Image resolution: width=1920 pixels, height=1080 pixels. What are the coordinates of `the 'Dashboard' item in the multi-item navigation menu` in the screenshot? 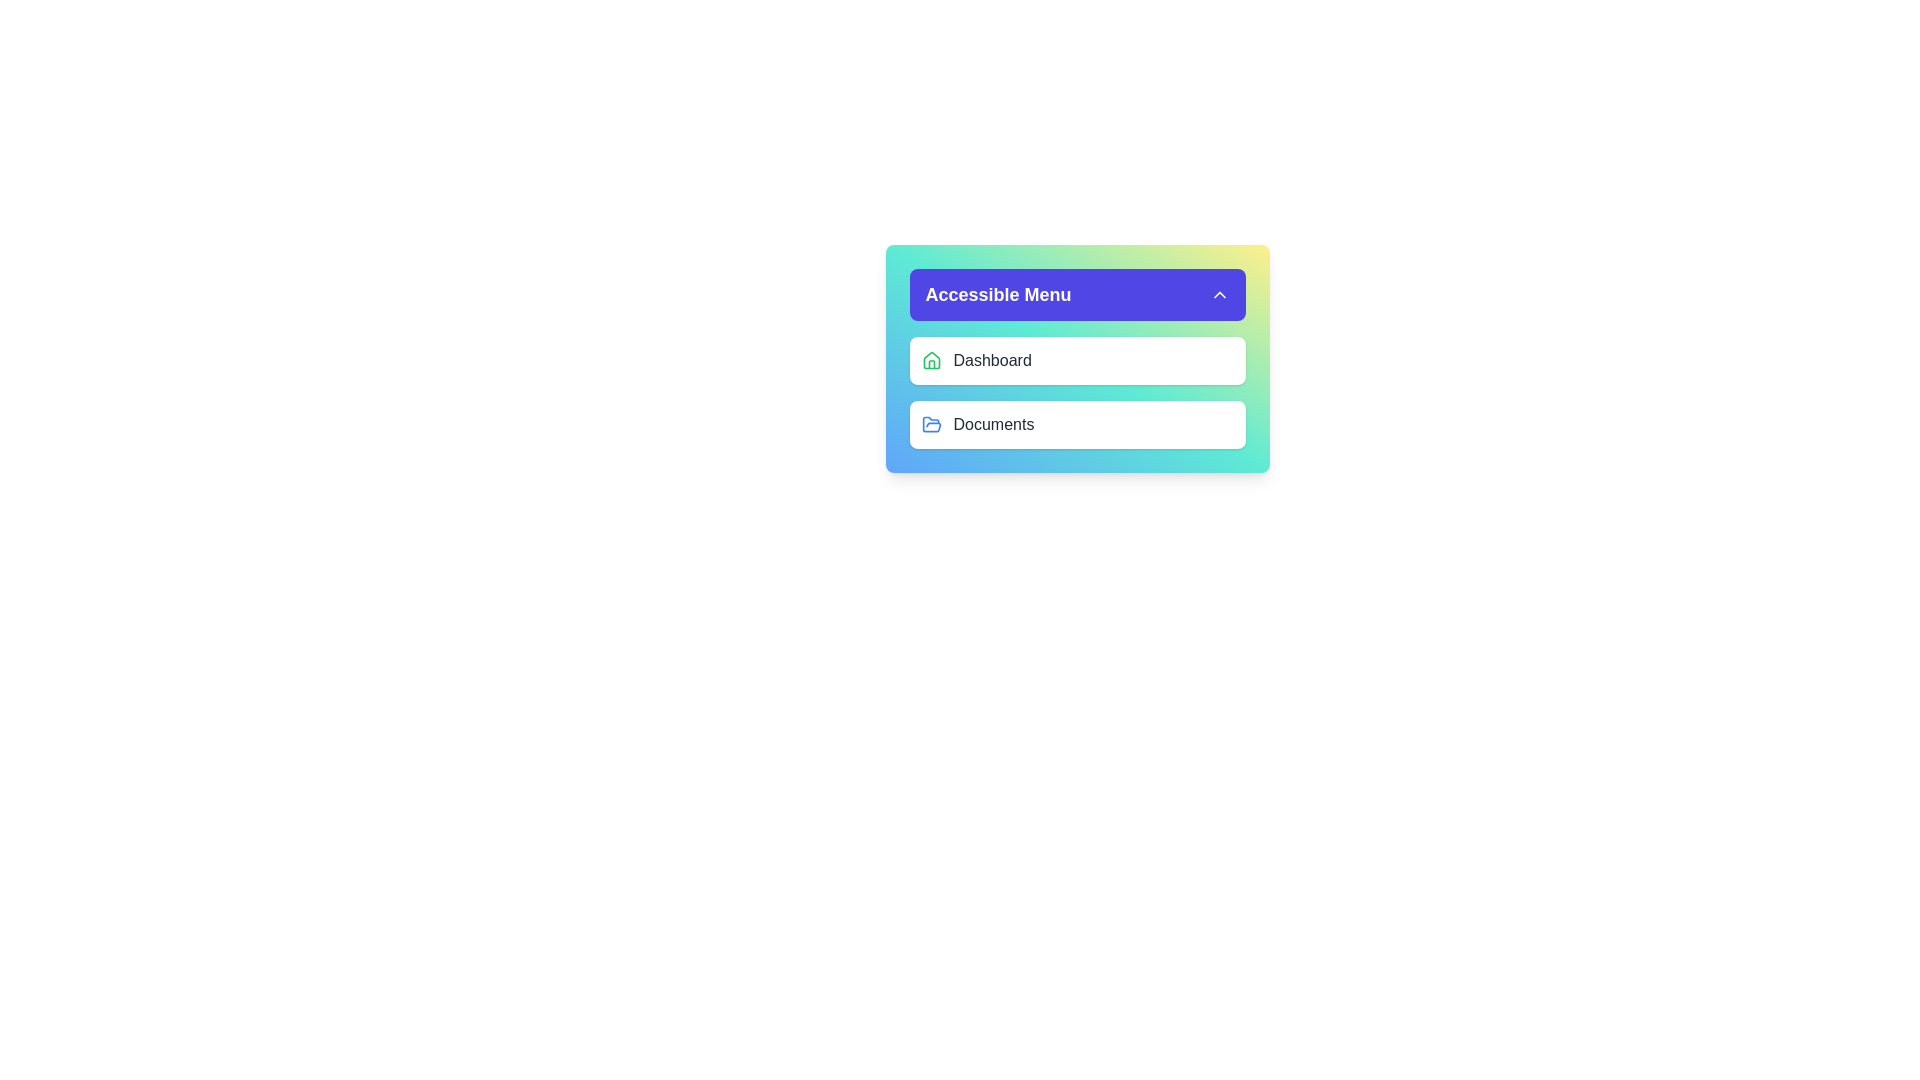 It's located at (1076, 393).